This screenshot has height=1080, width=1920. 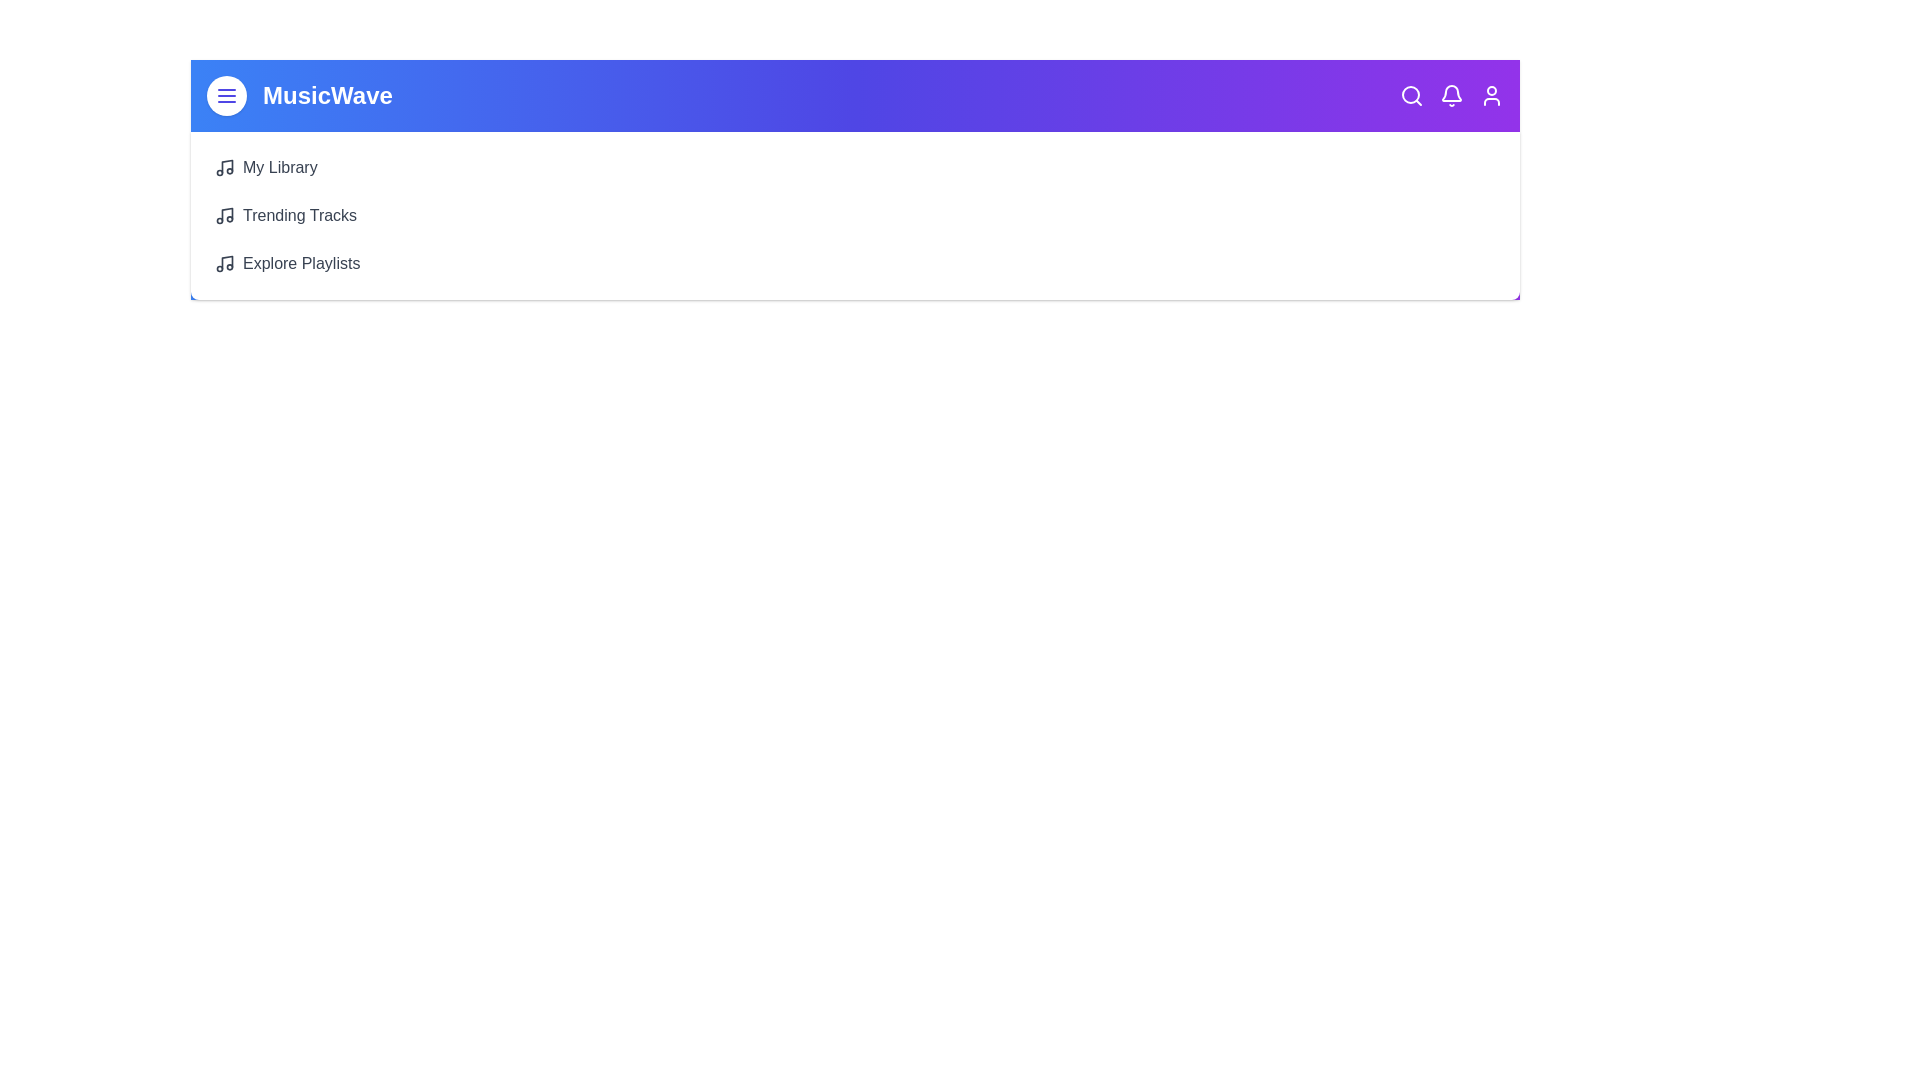 I want to click on the search icon to initiate a search, so click(x=1410, y=96).